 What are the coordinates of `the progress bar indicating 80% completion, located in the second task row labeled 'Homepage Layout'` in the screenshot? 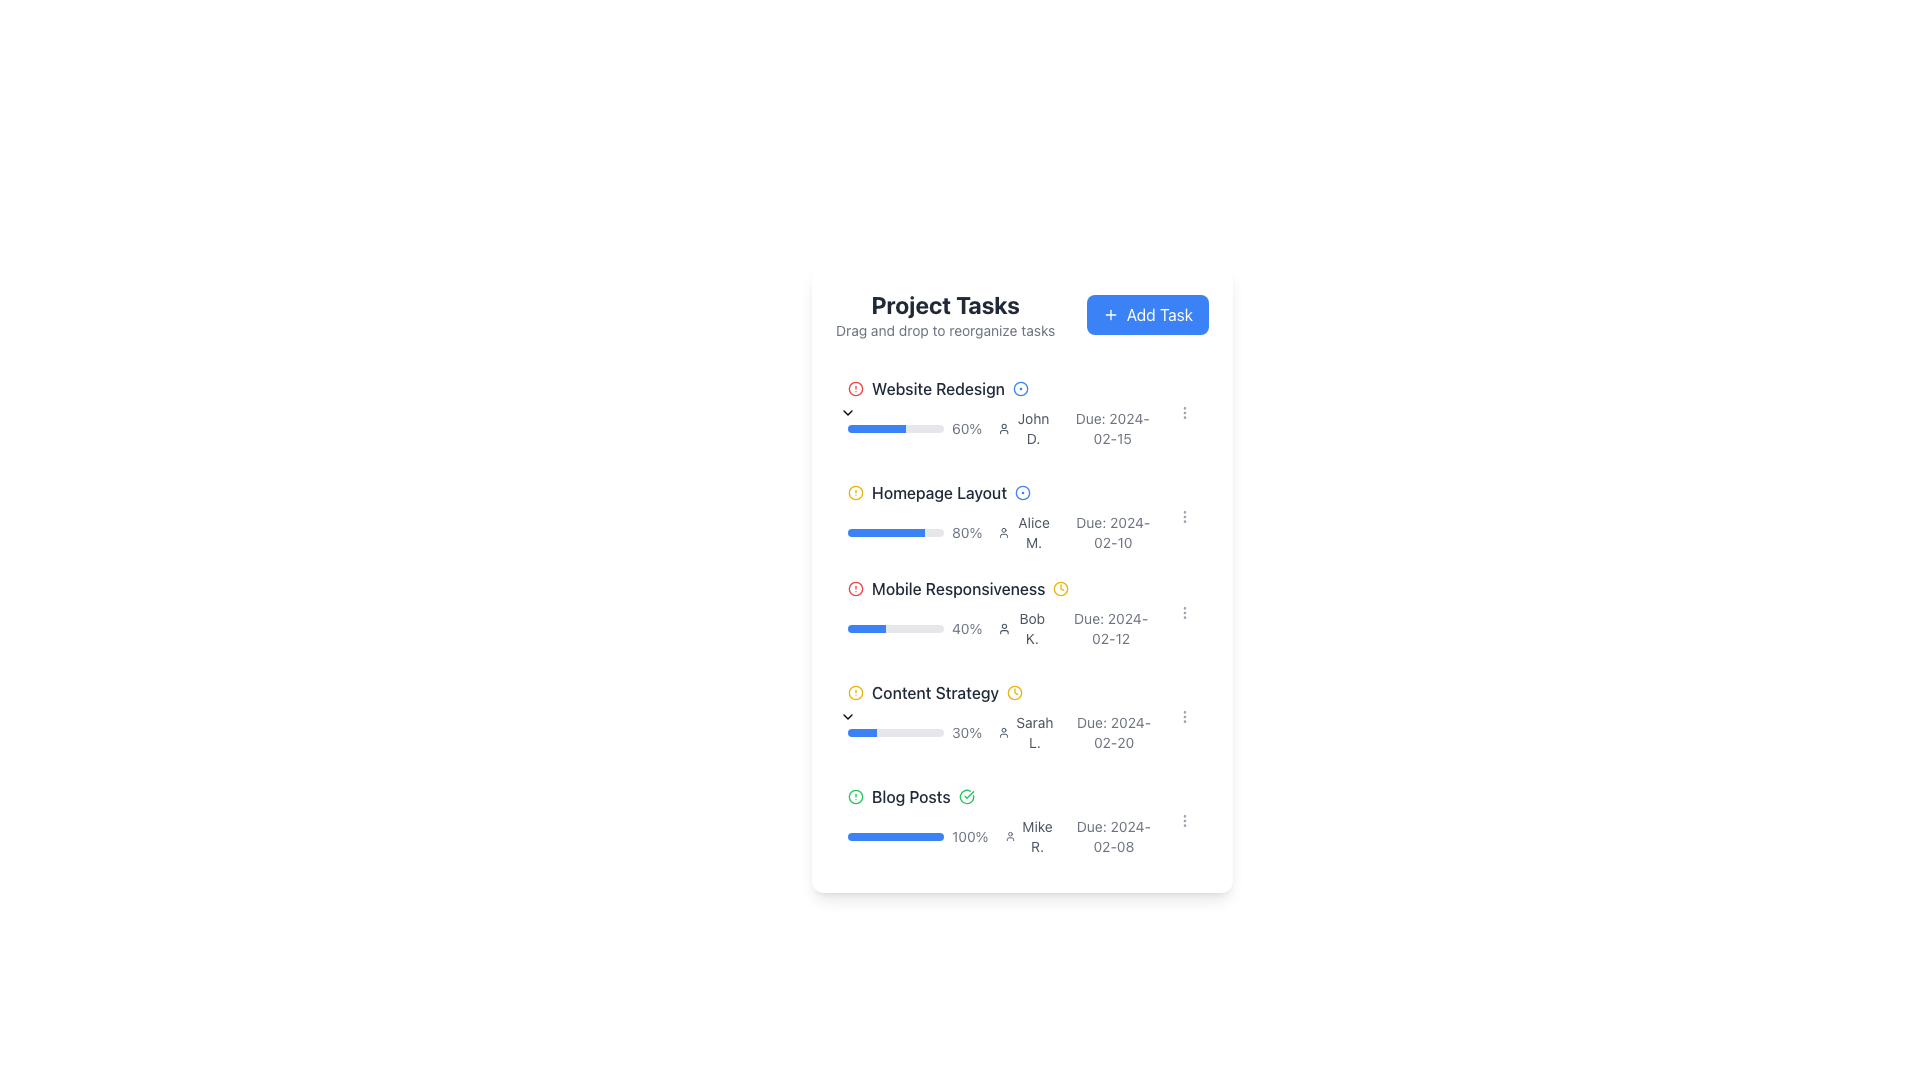 It's located at (885, 531).